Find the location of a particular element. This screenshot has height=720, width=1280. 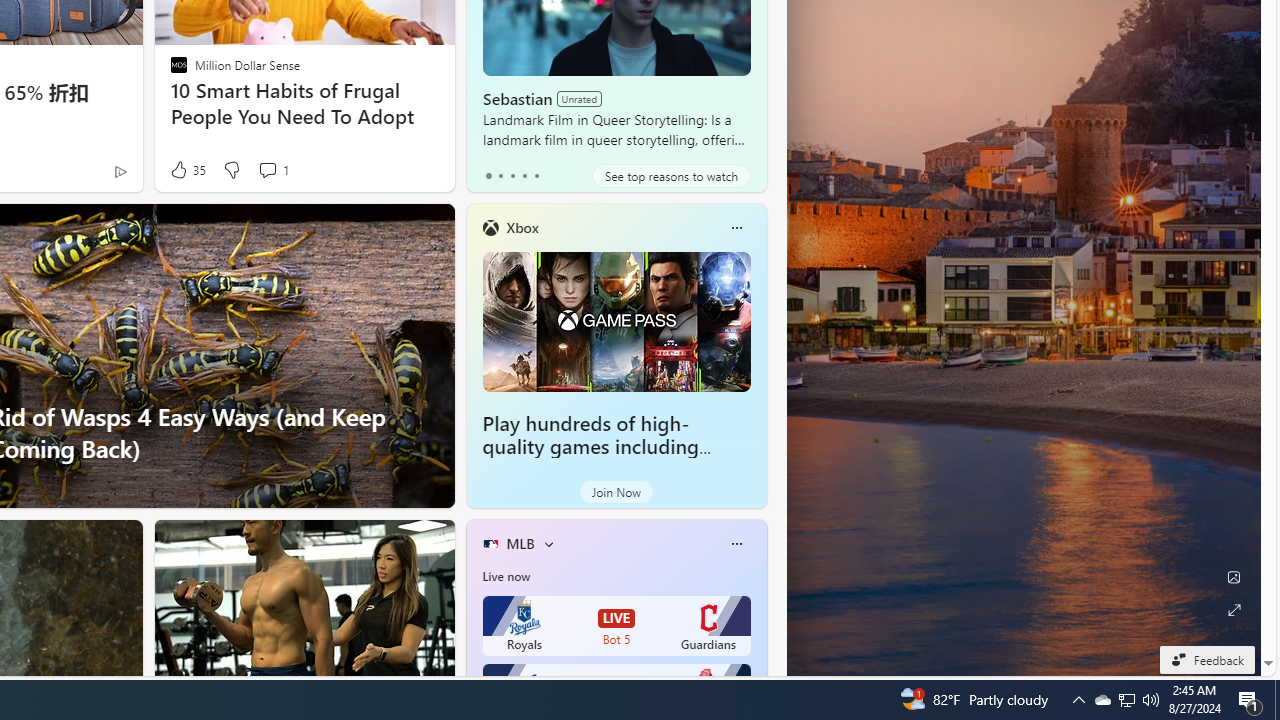

'tab-2' is located at coordinates (512, 175).